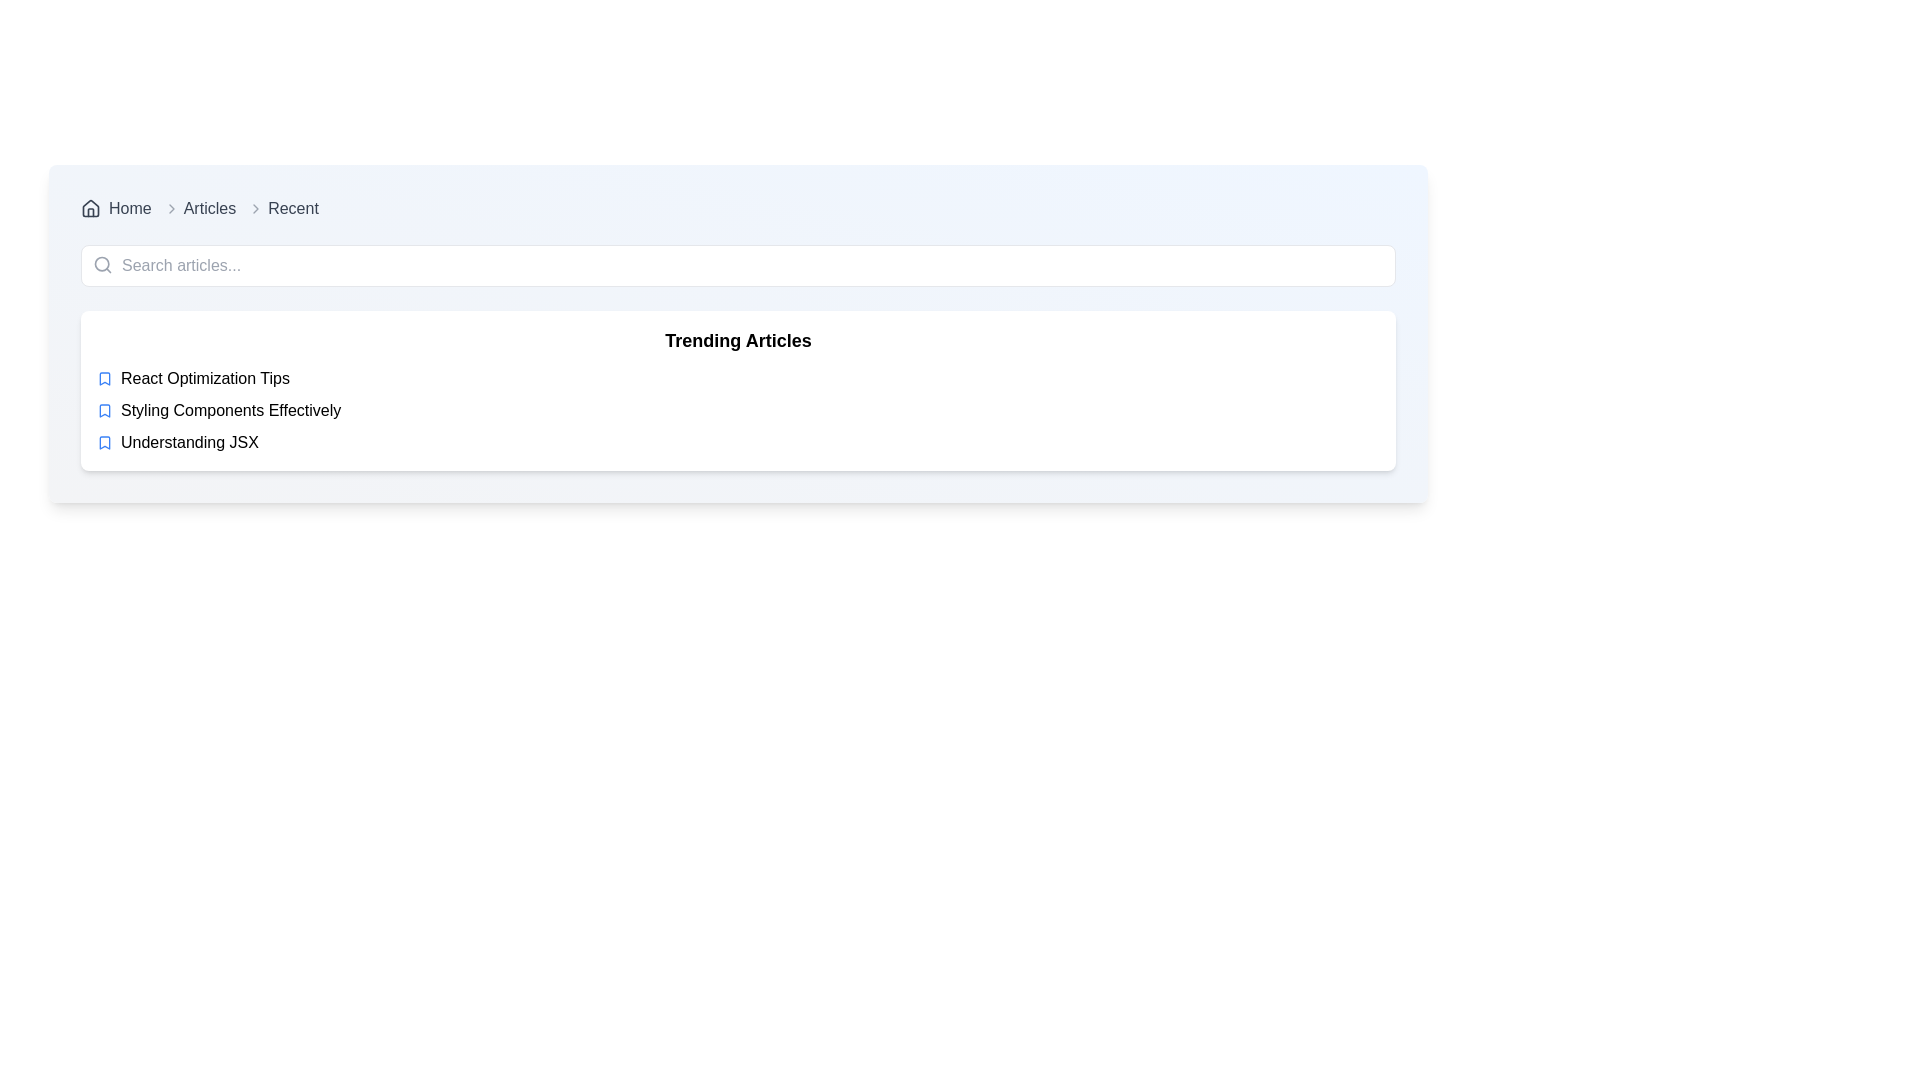  What do you see at coordinates (737, 208) in the screenshot?
I see `the 'Home' segment of the Breadcrumb navigation bar` at bounding box center [737, 208].